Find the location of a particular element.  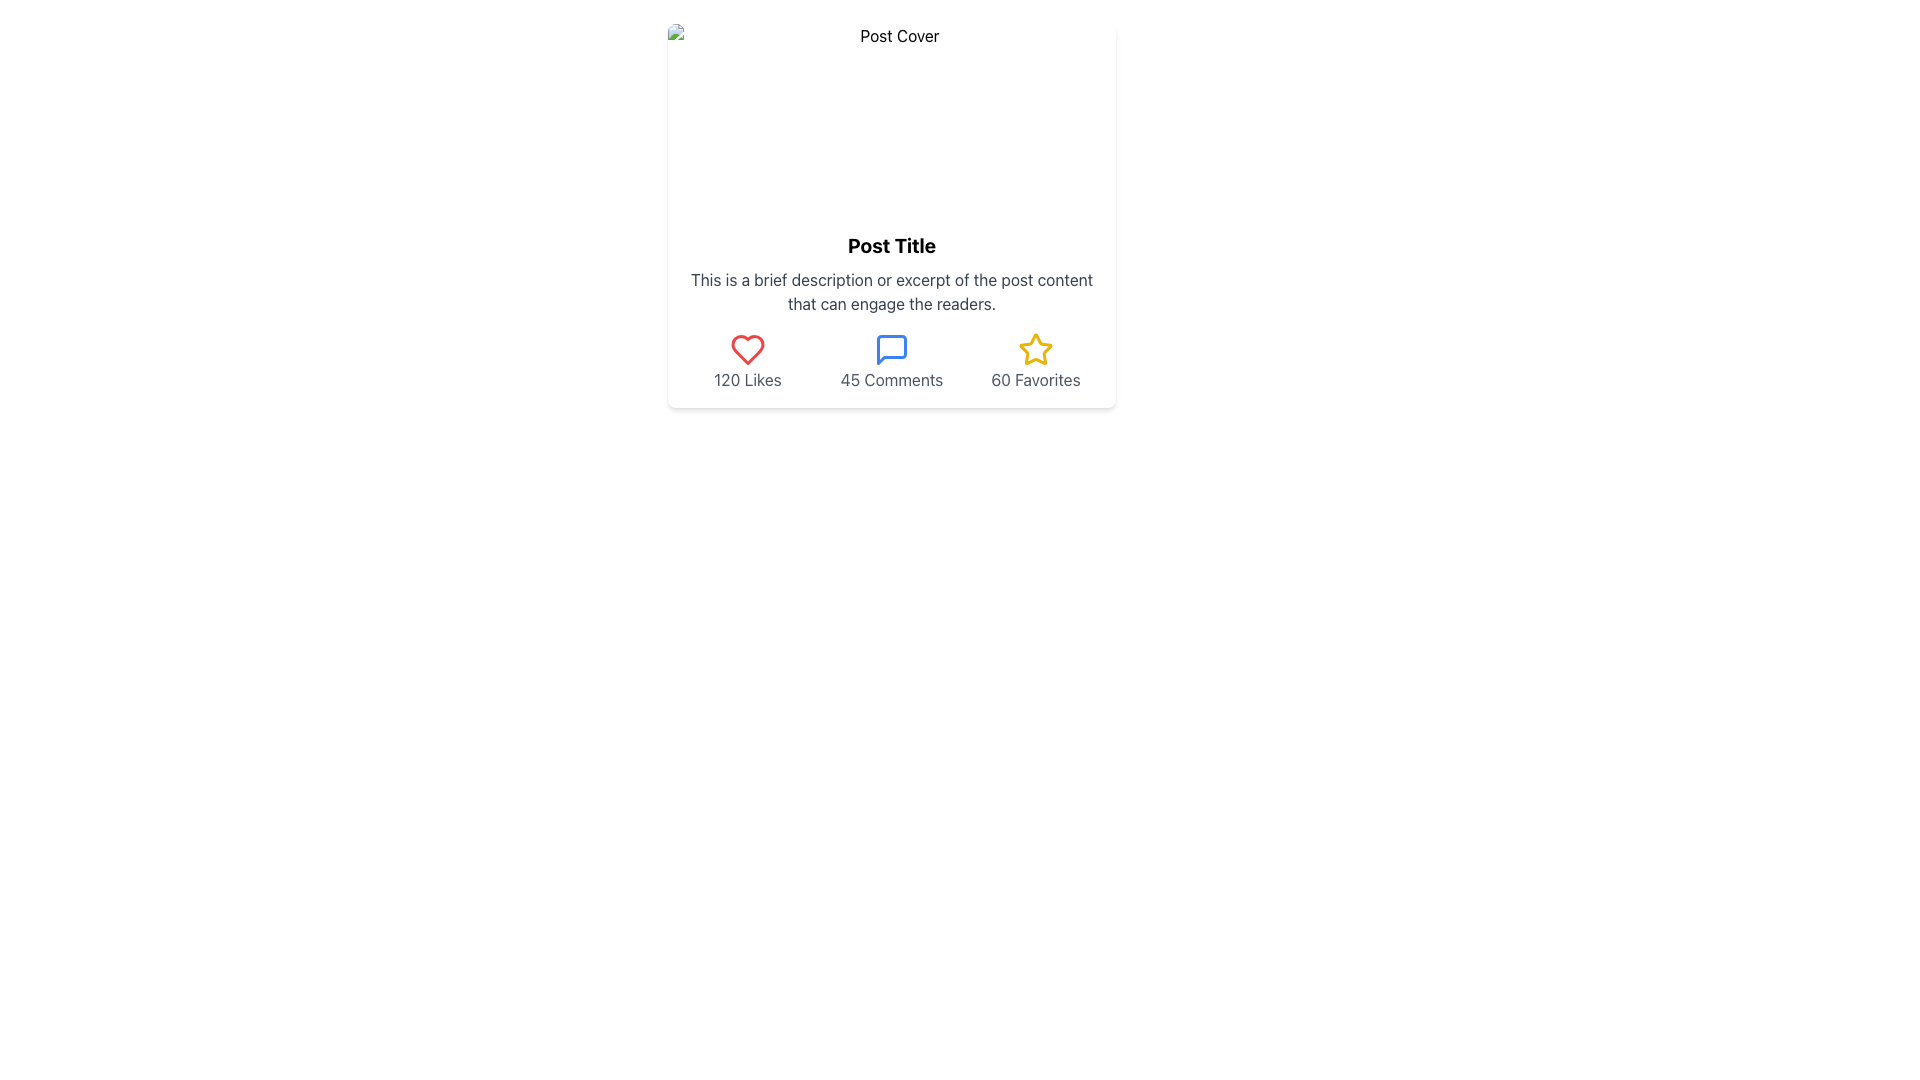

the star icon located in the bottom-right section of the panel to interact with the favorites feature, which is visually represented to mark items as favorited is located at coordinates (1036, 349).